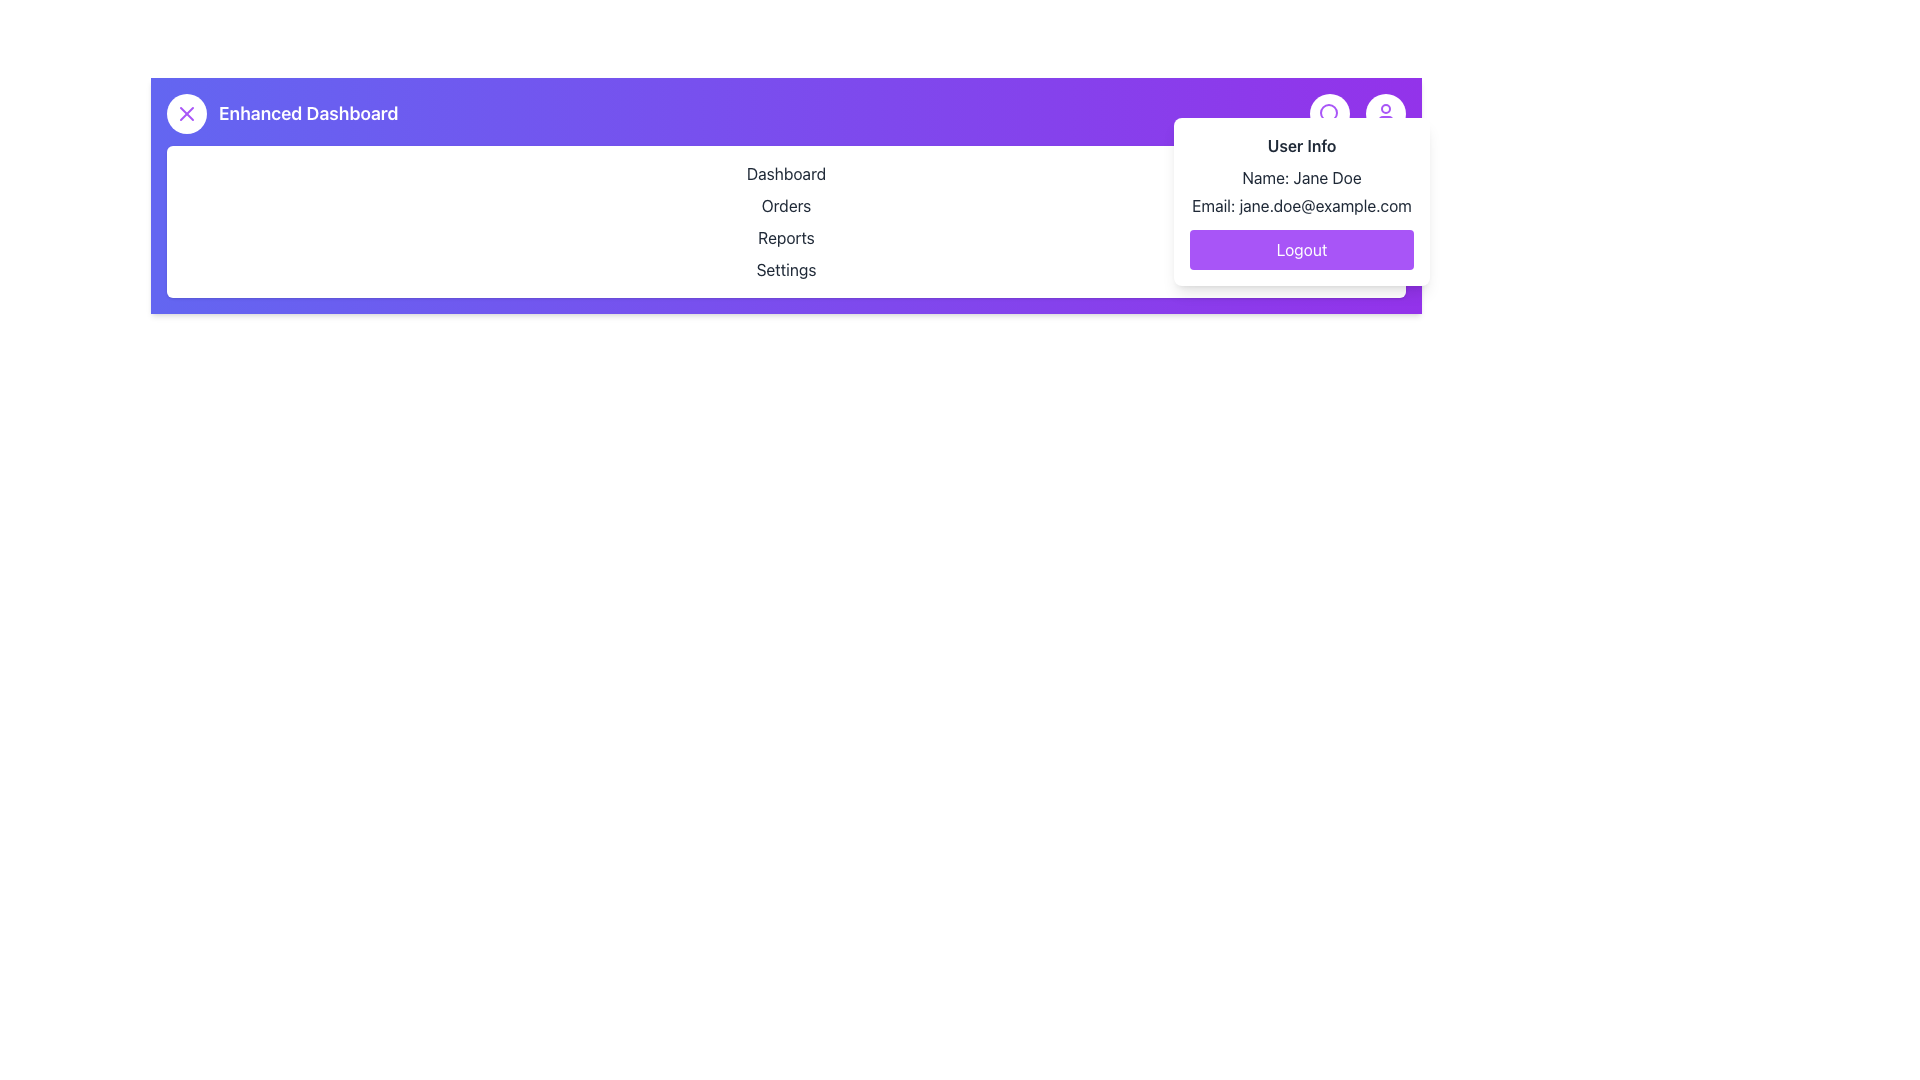 The image size is (1920, 1080). I want to click on the static text label that serves as the title for the current section or page, located in the purple header bar near the top-left corner of the interface, so click(281, 114).